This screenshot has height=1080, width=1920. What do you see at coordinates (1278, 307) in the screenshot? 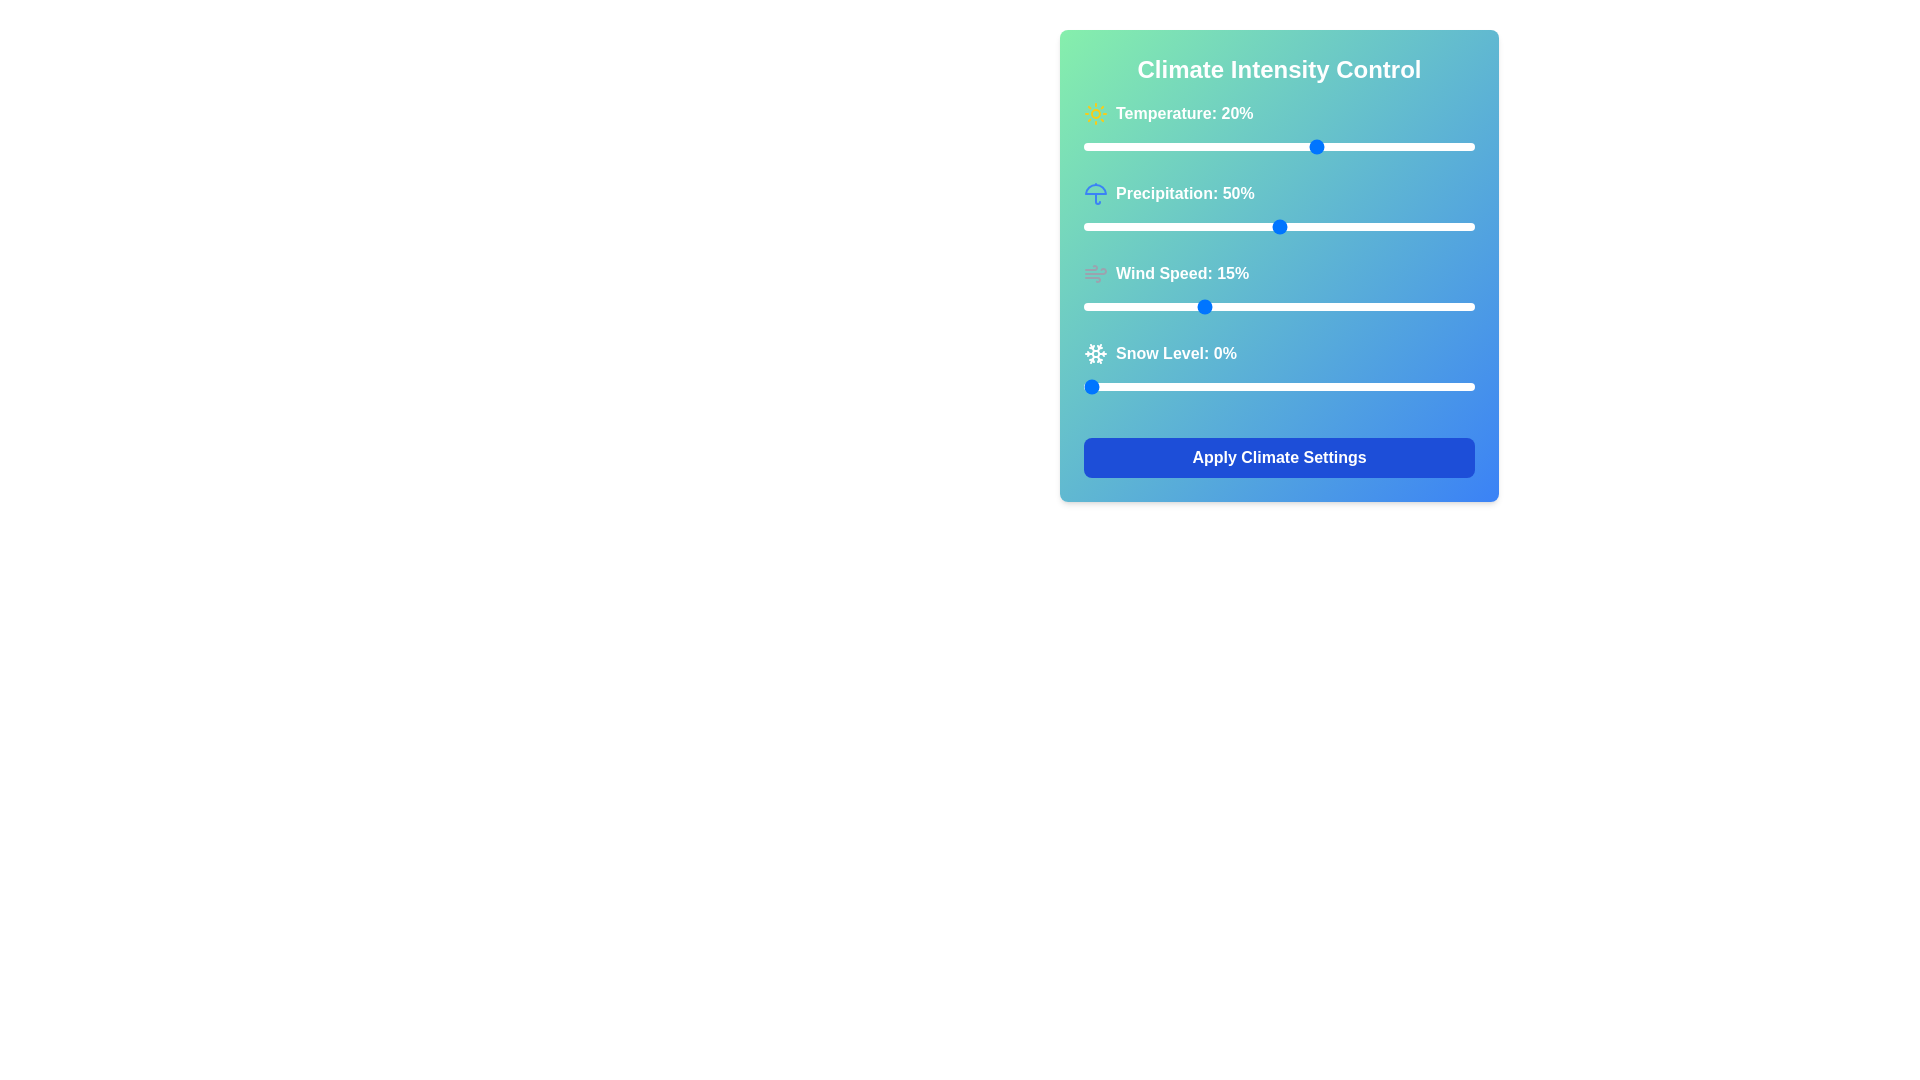
I see `wind speed` at bounding box center [1278, 307].